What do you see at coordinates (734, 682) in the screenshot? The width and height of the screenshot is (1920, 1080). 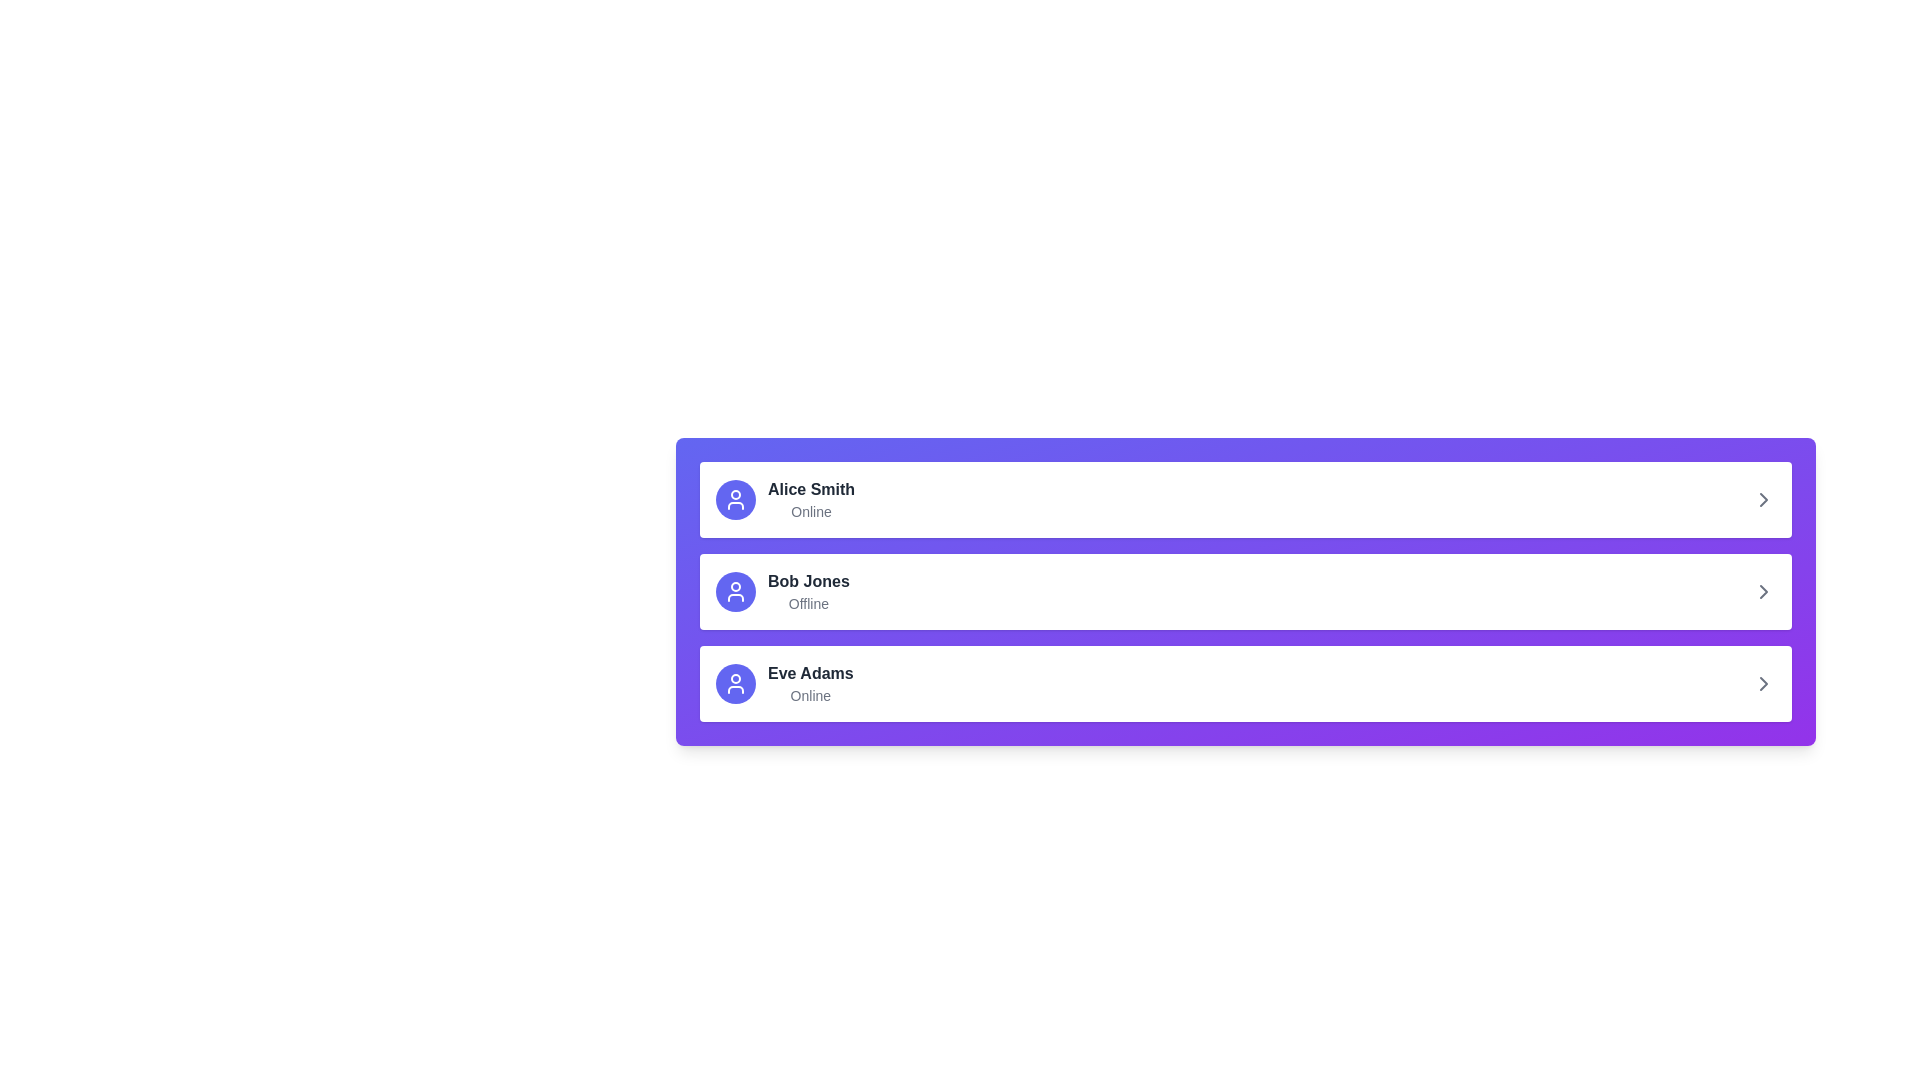 I see `the user icon resembling a silhouette of a person with a purple circular background and white outline, located in the third row of user profiles adjacent to the name 'Eve Adams'` at bounding box center [734, 682].